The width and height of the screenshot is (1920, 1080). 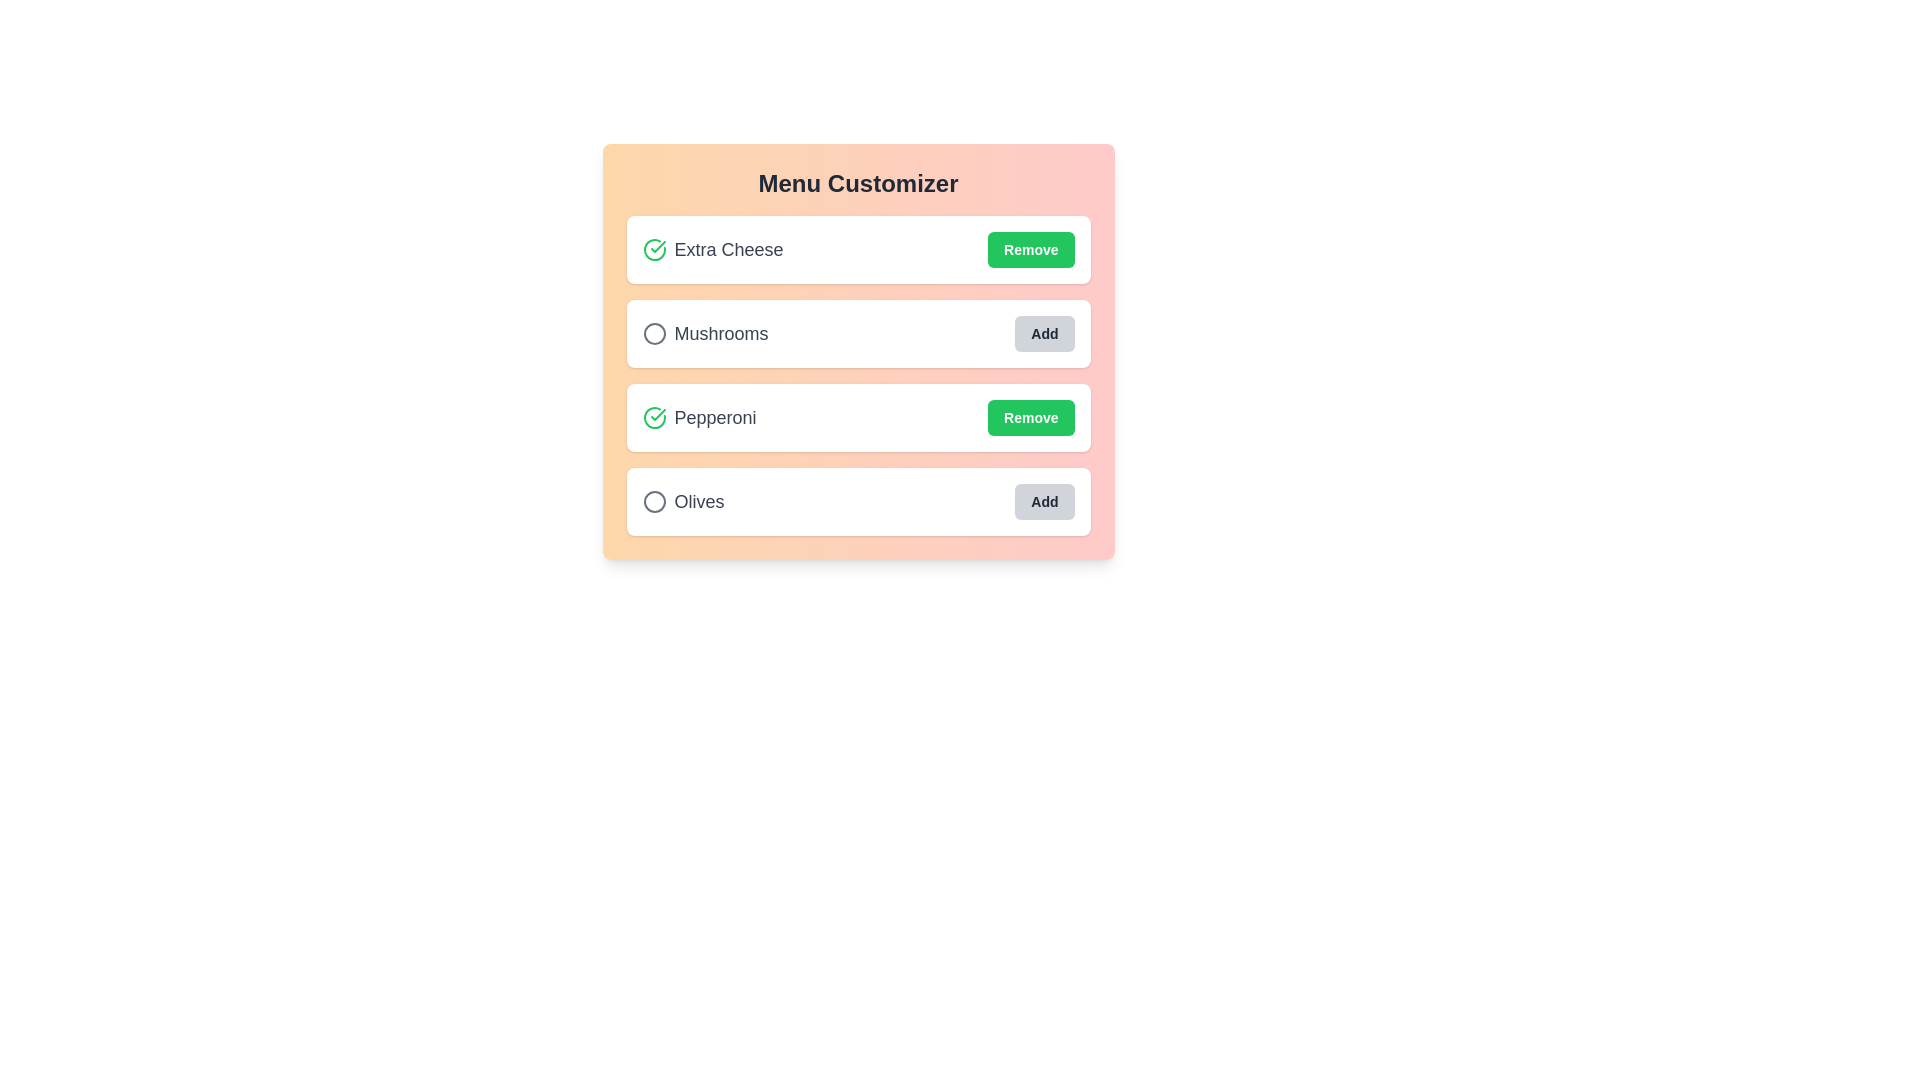 I want to click on the circular icon for Extra Cheese to toggle its selection state, so click(x=654, y=249).